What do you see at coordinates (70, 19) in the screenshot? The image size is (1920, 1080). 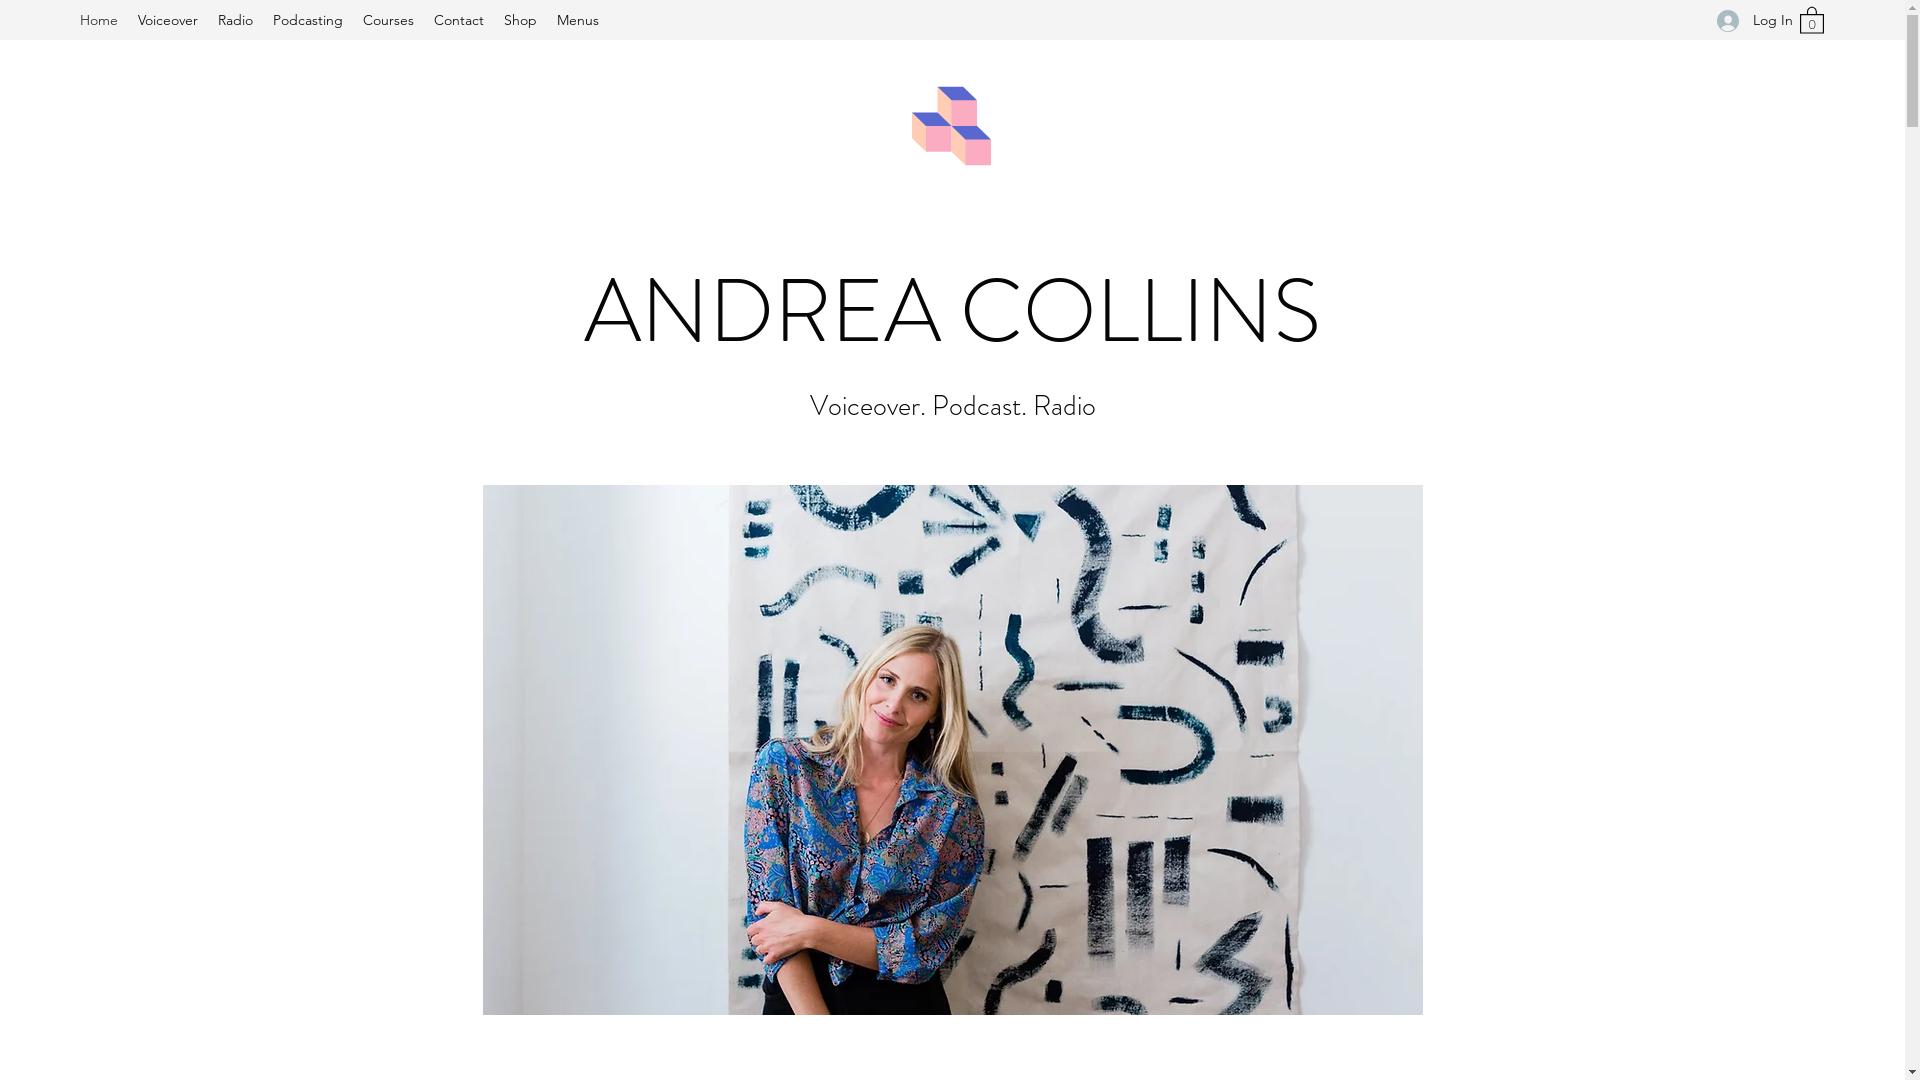 I see `'Home'` at bounding box center [70, 19].